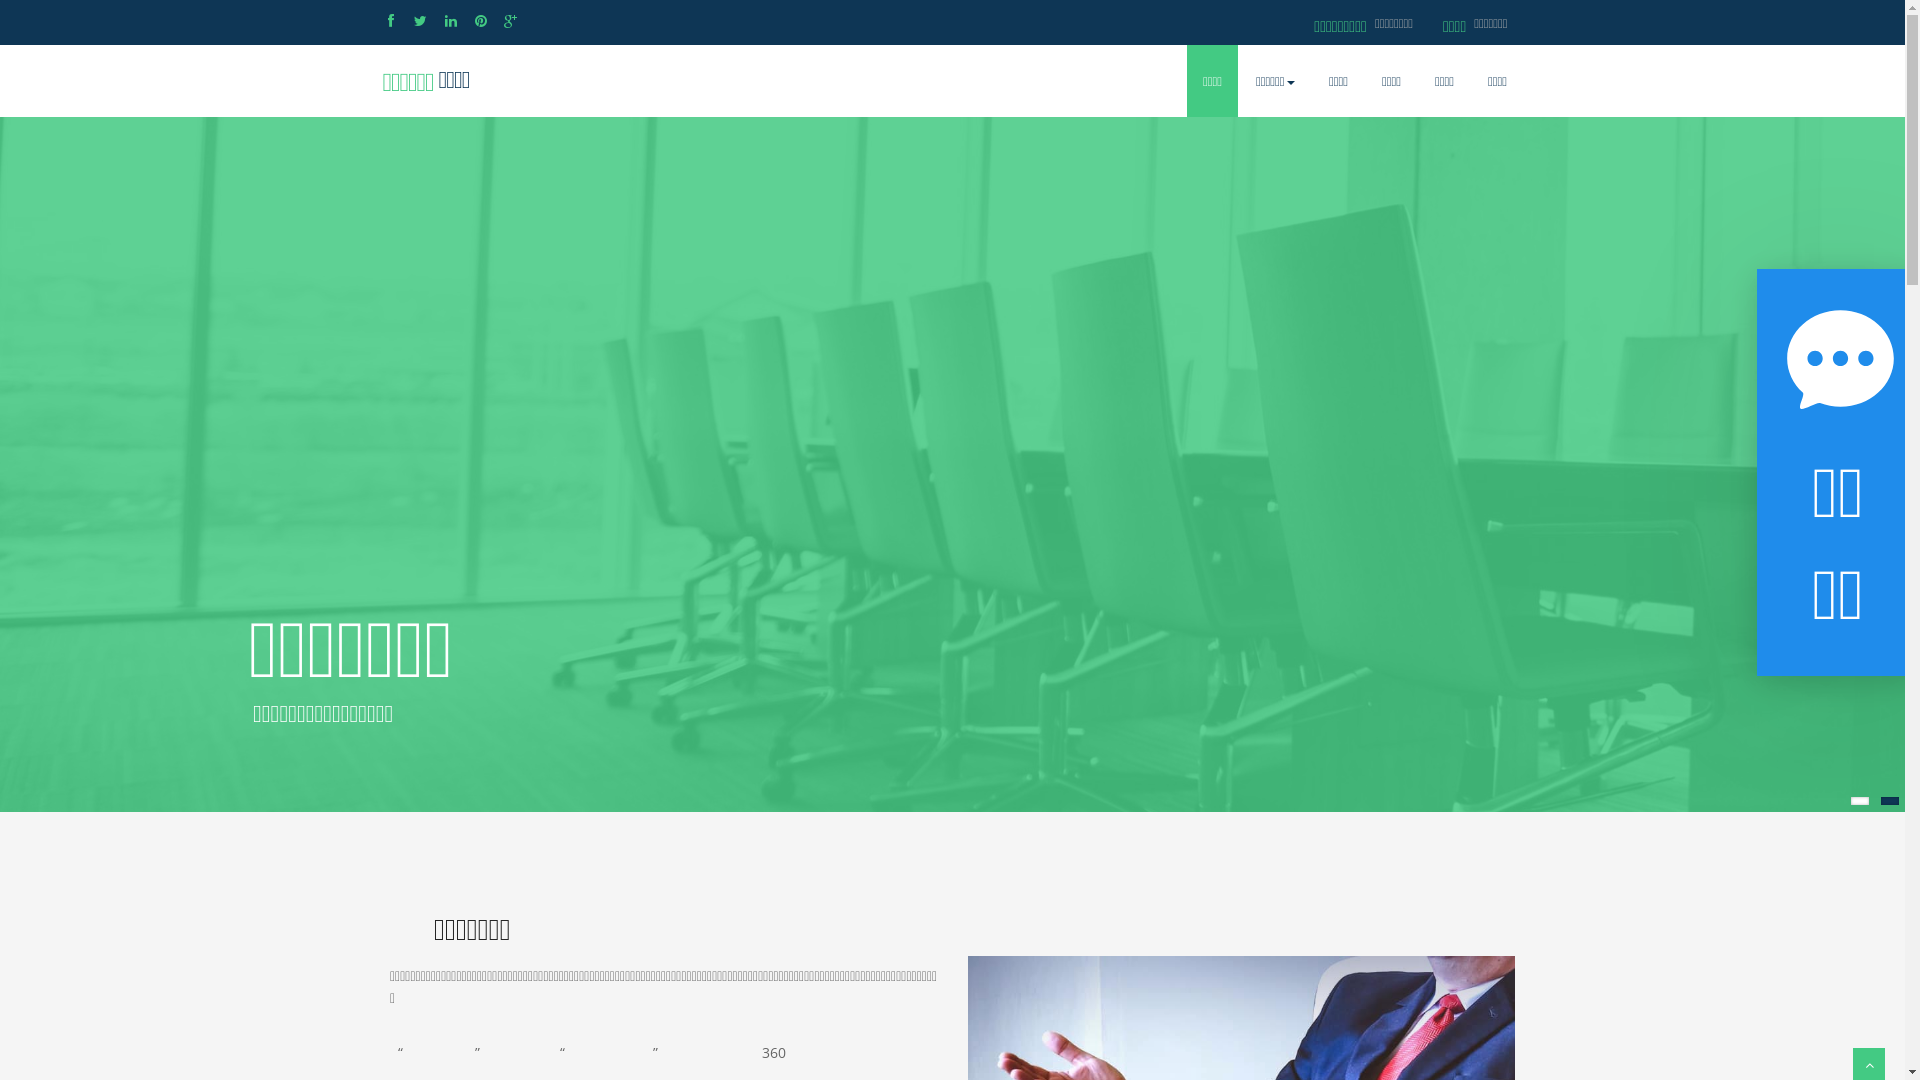 The height and width of the screenshot is (1080, 1920). What do you see at coordinates (1889, 800) in the screenshot?
I see `'2'` at bounding box center [1889, 800].